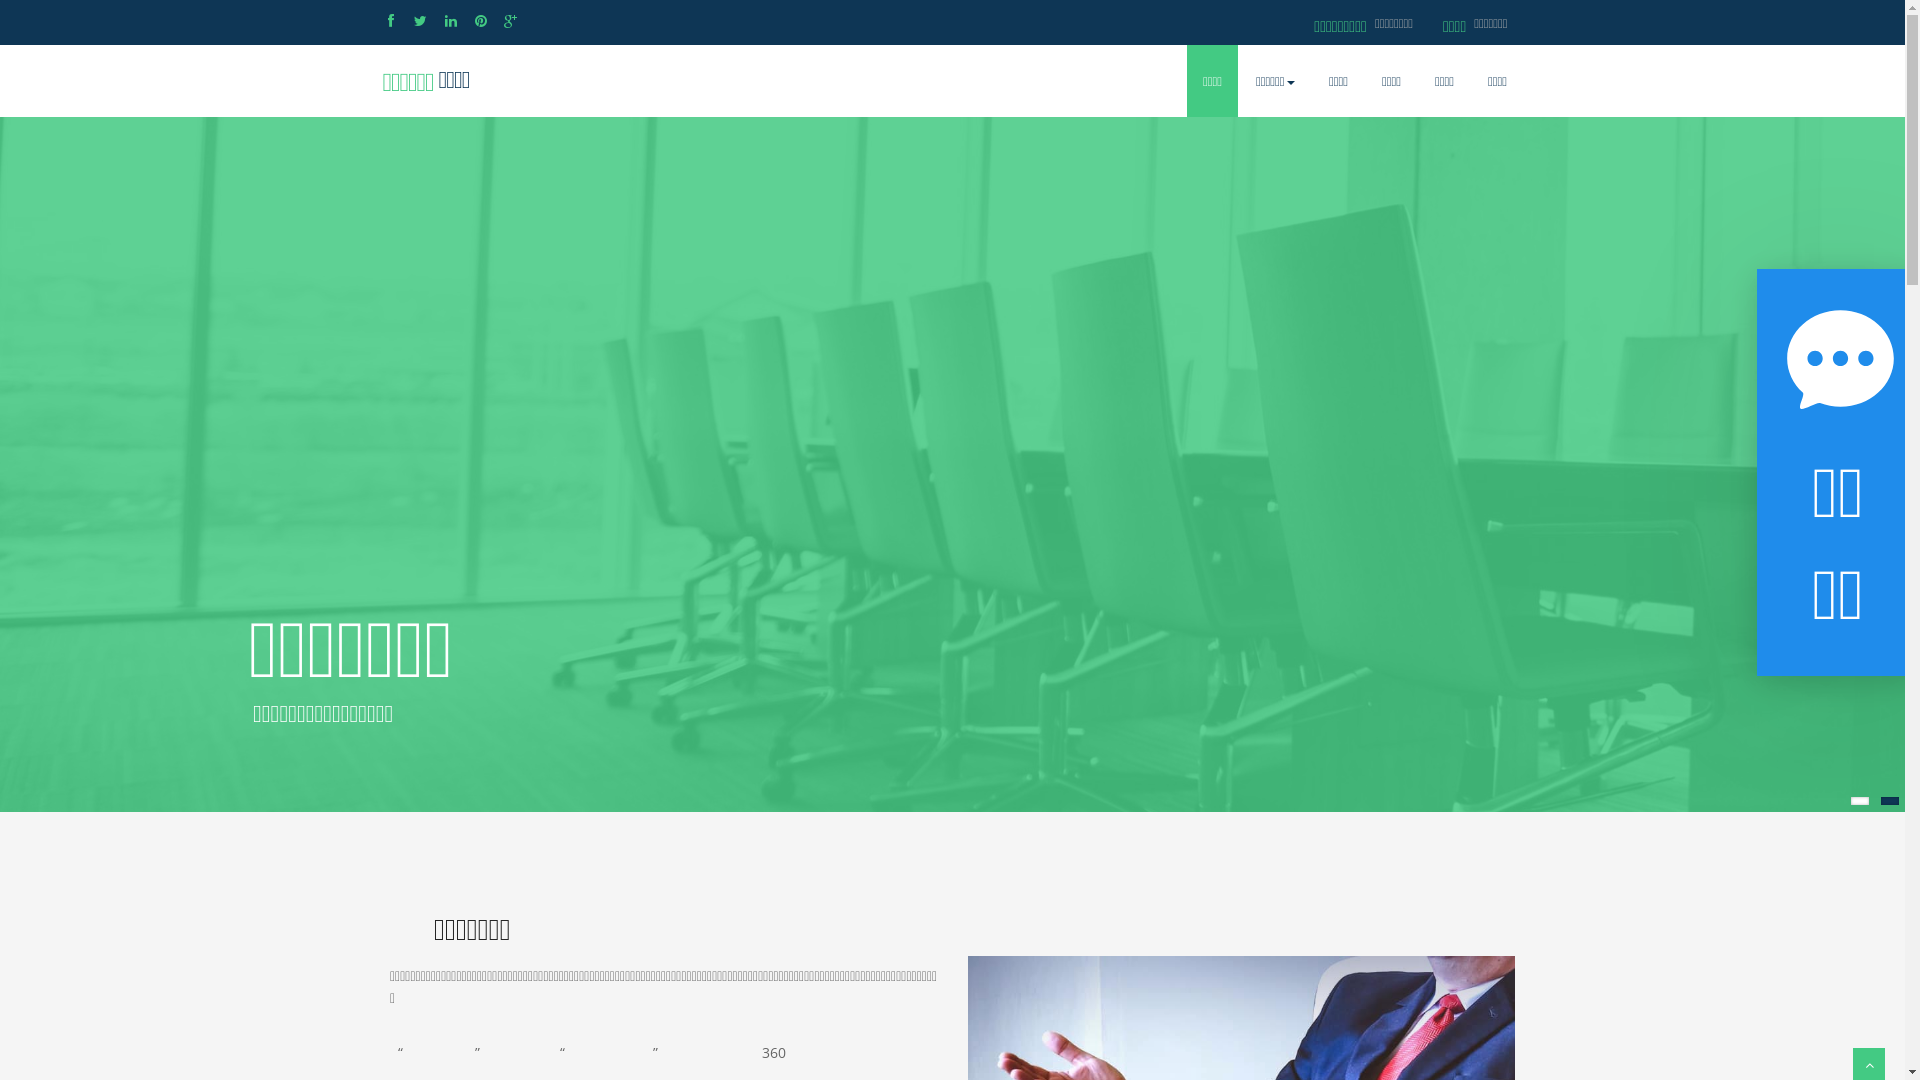 The height and width of the screenshot is (1080, 1920). What do you see at coordinates (1889, 800) in the screenshot?
I see `'2'` at bounding box center [1889, 800].